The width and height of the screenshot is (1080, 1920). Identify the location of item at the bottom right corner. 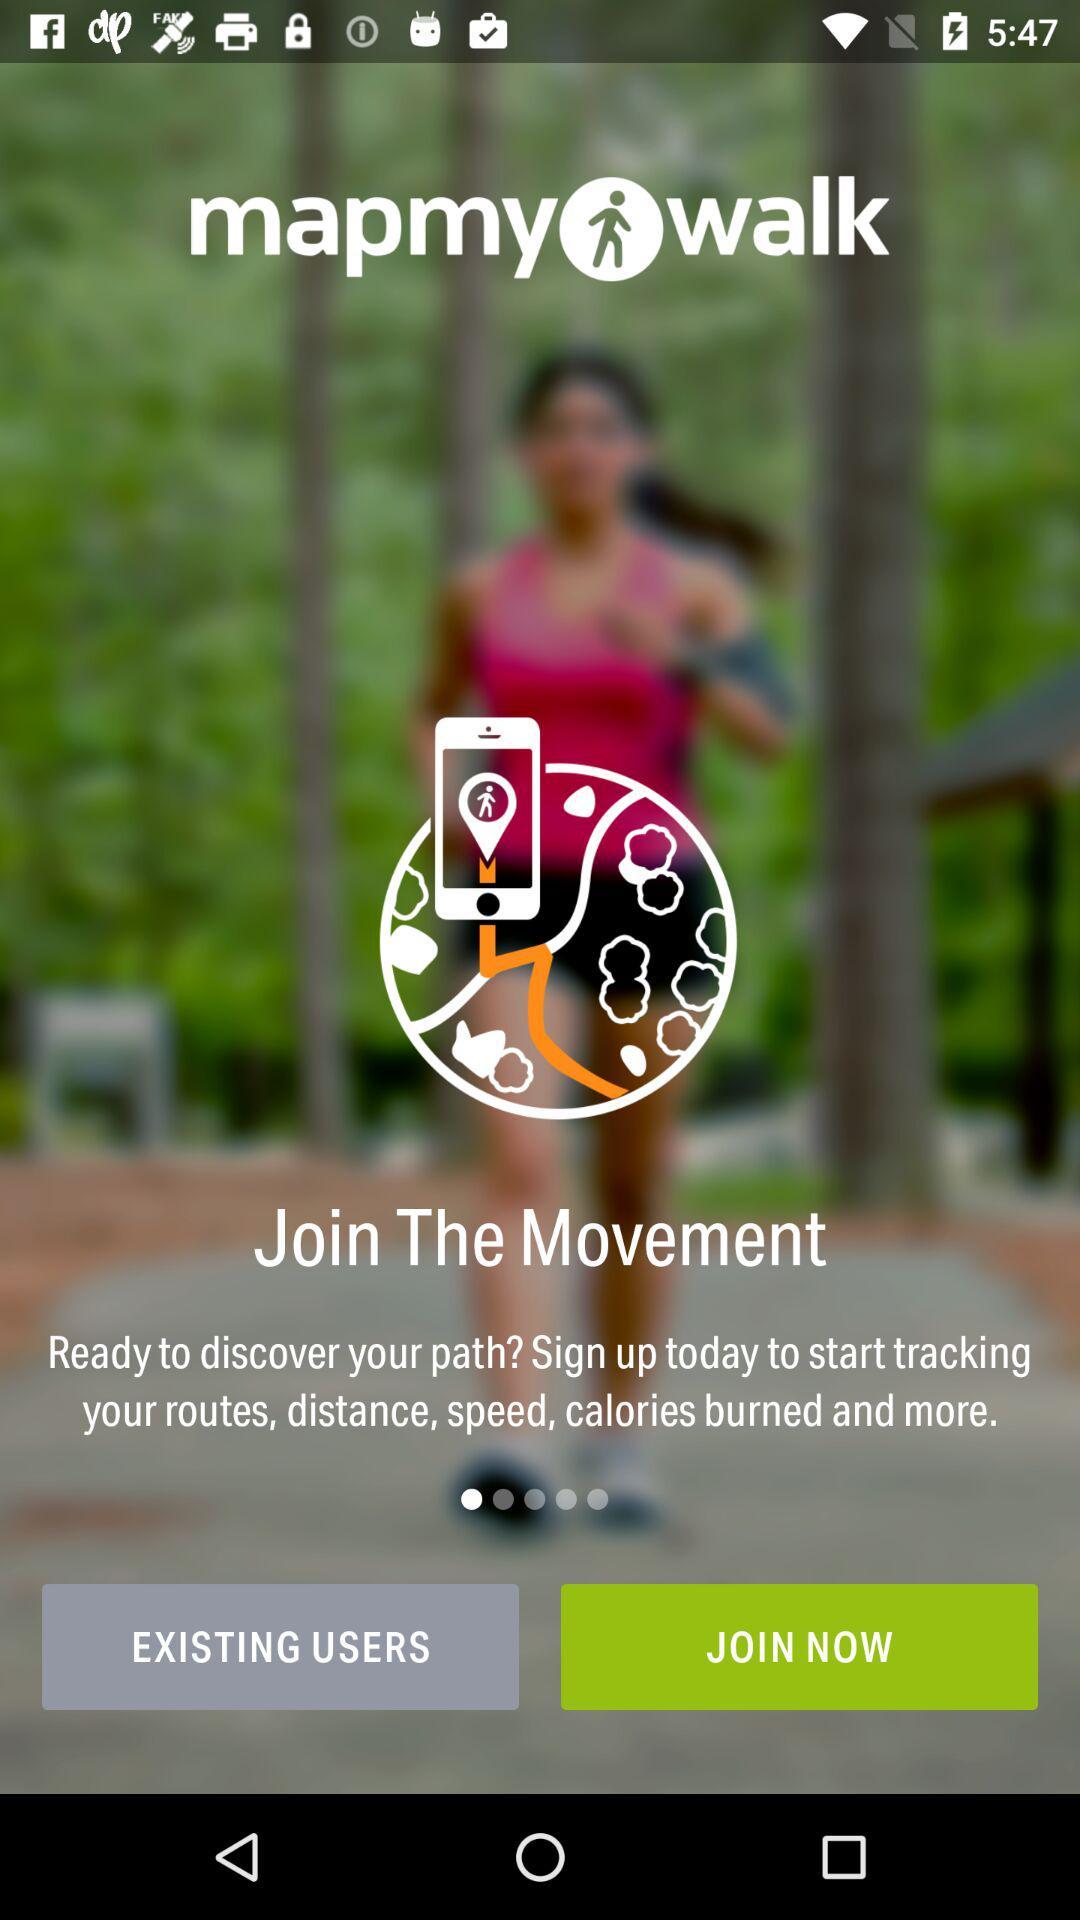
(798, 1646).